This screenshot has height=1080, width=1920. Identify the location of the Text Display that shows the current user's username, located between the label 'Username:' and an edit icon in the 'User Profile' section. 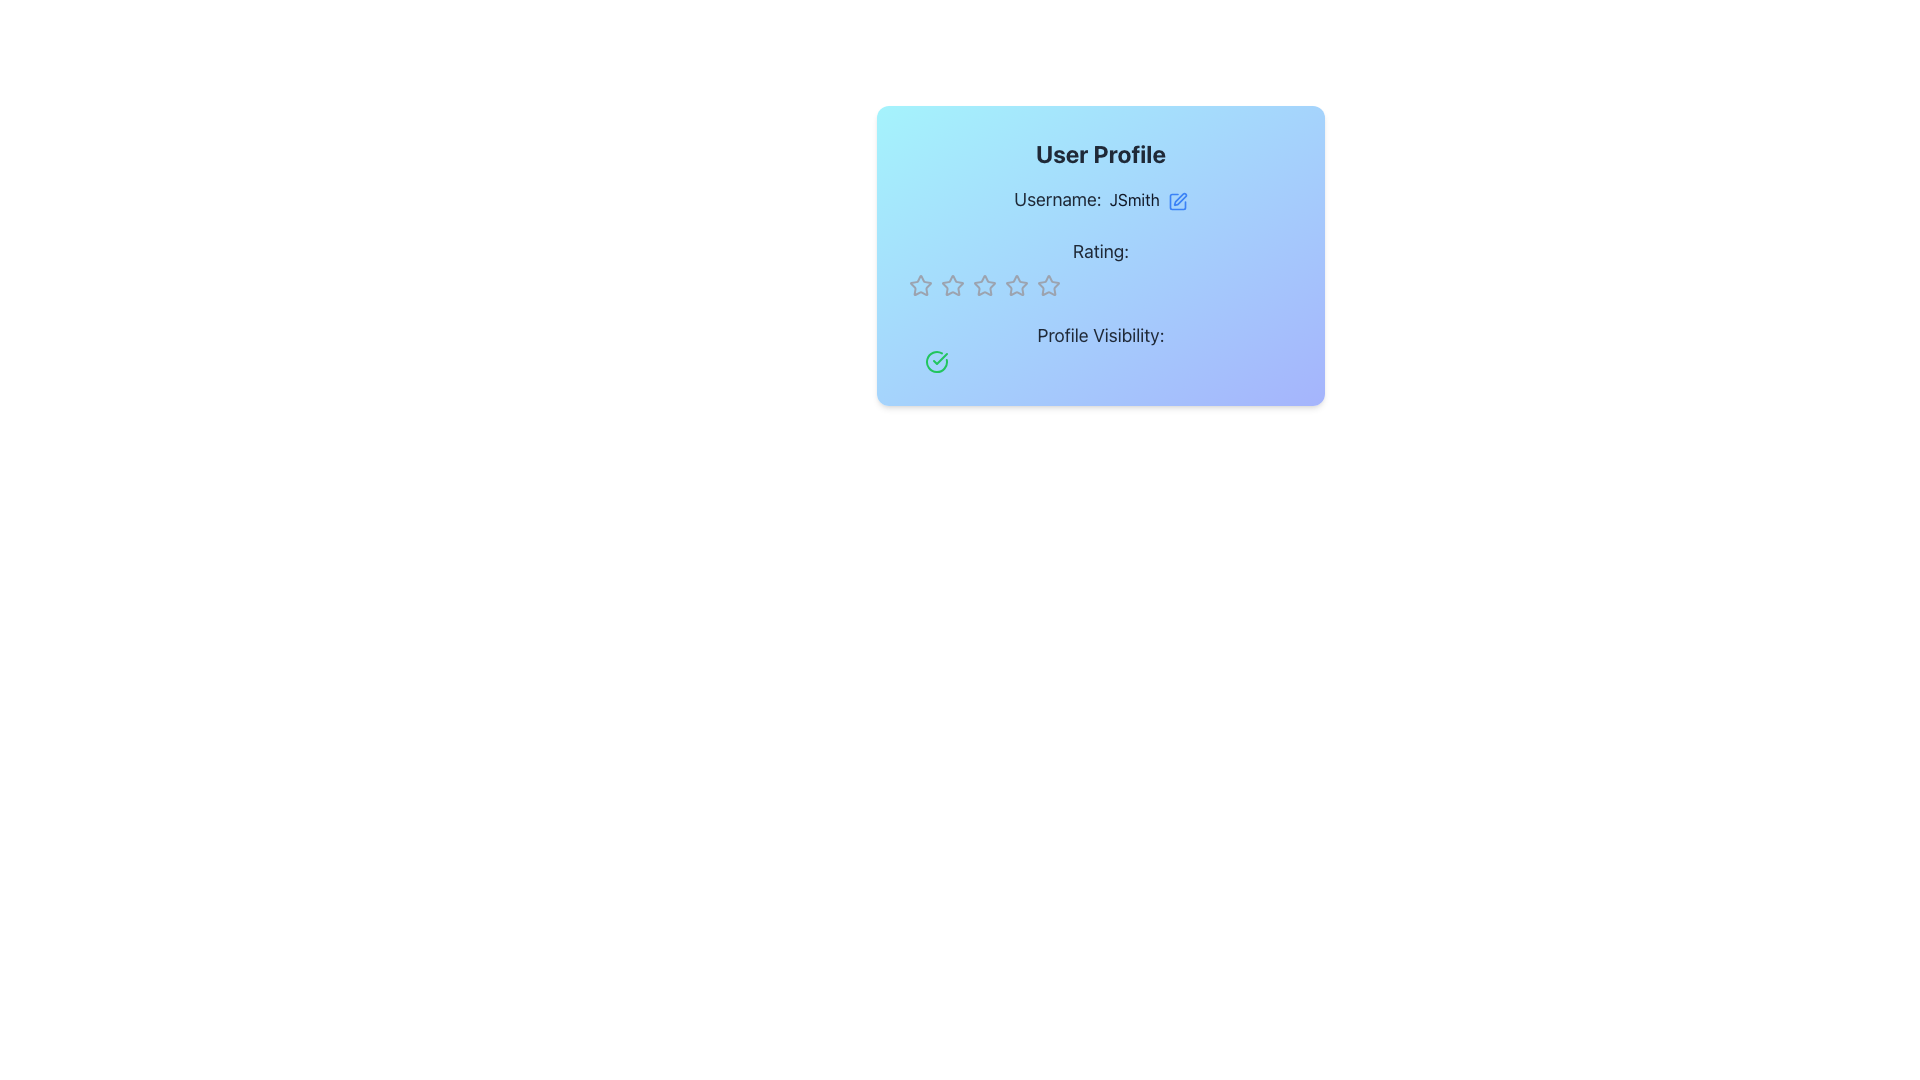
(1134, 200).